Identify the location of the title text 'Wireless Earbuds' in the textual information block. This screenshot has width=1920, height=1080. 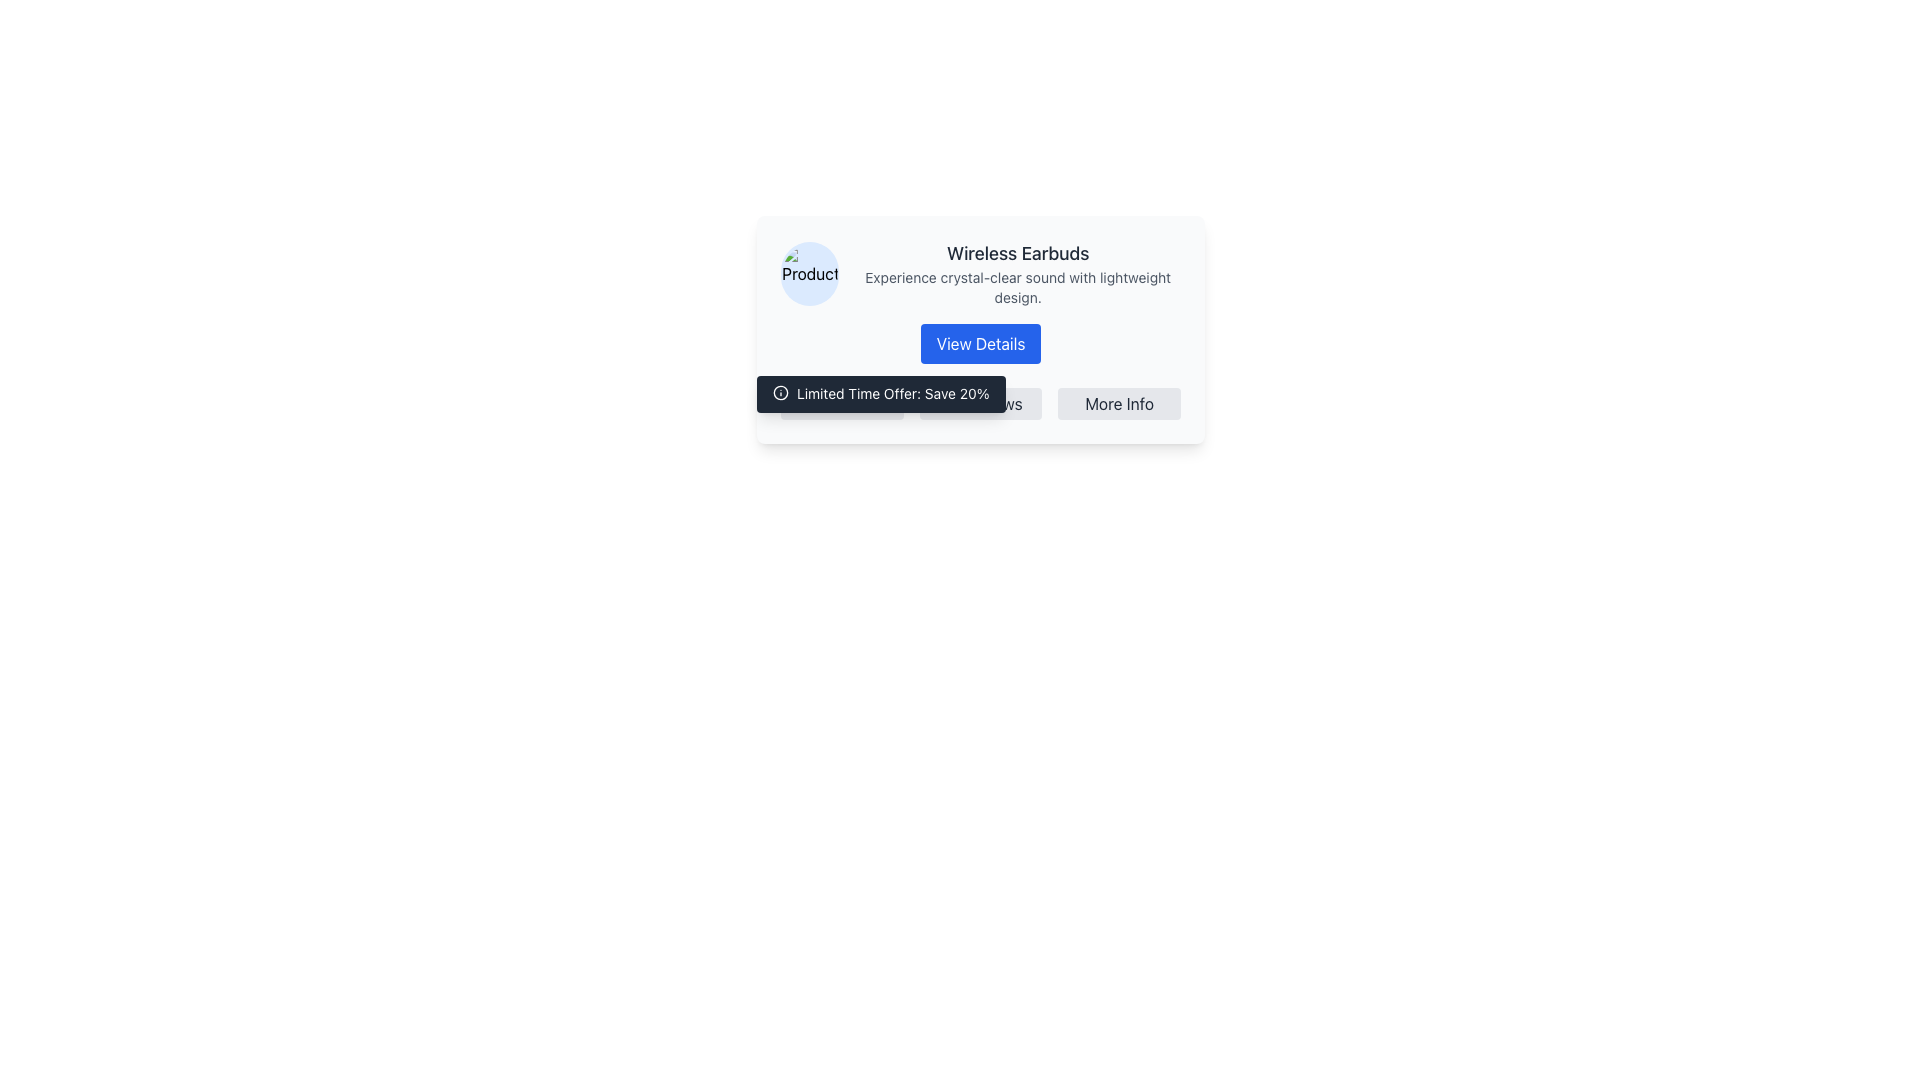
(1017, 273).